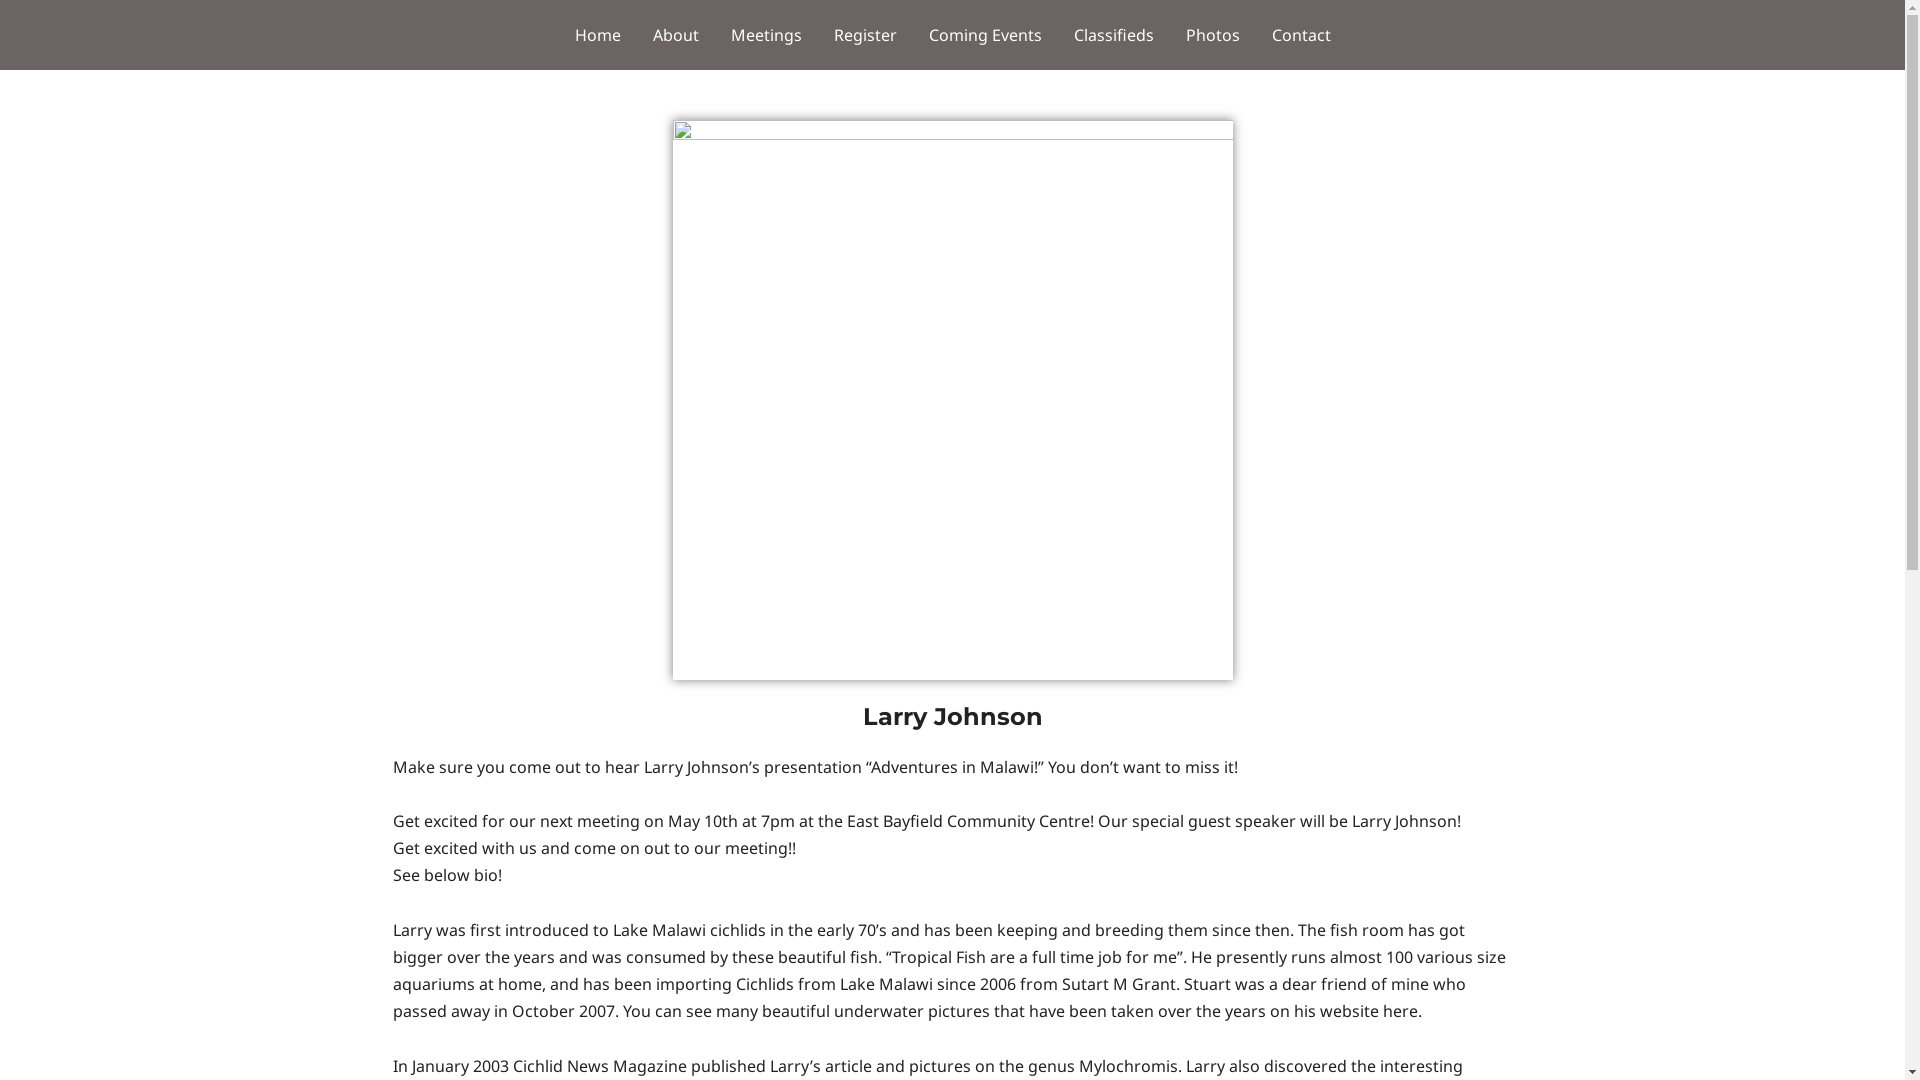 The width and height of the screenshot is (1920, 1080). What do you see at coordinates (1212, 34) in the screenshot?
I see `'Photos'` at bounding box center [1212, 34].